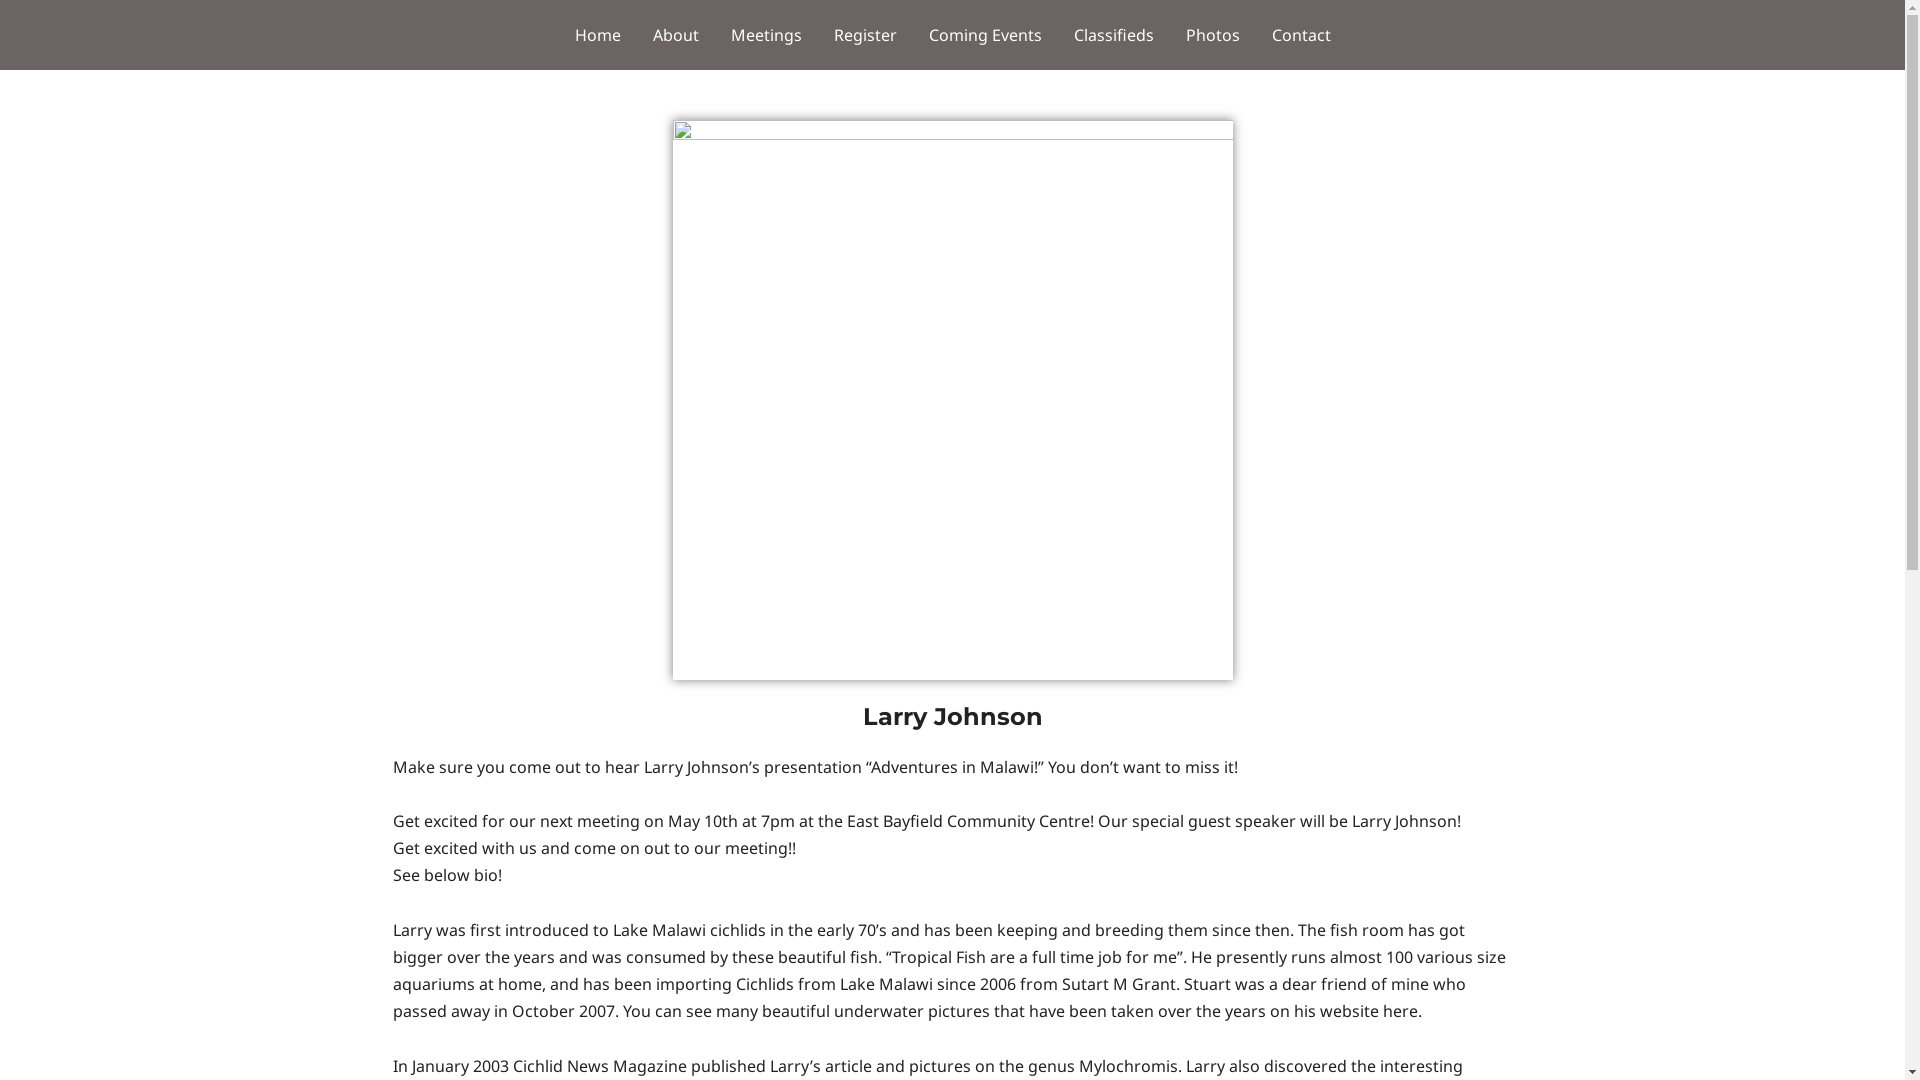 The width and height of the screenshot is (1920, 1080). What do you see at coordinates (1212, 34) in the screenshot?
I see `'Photos'` at bounding box center [1212, 34].